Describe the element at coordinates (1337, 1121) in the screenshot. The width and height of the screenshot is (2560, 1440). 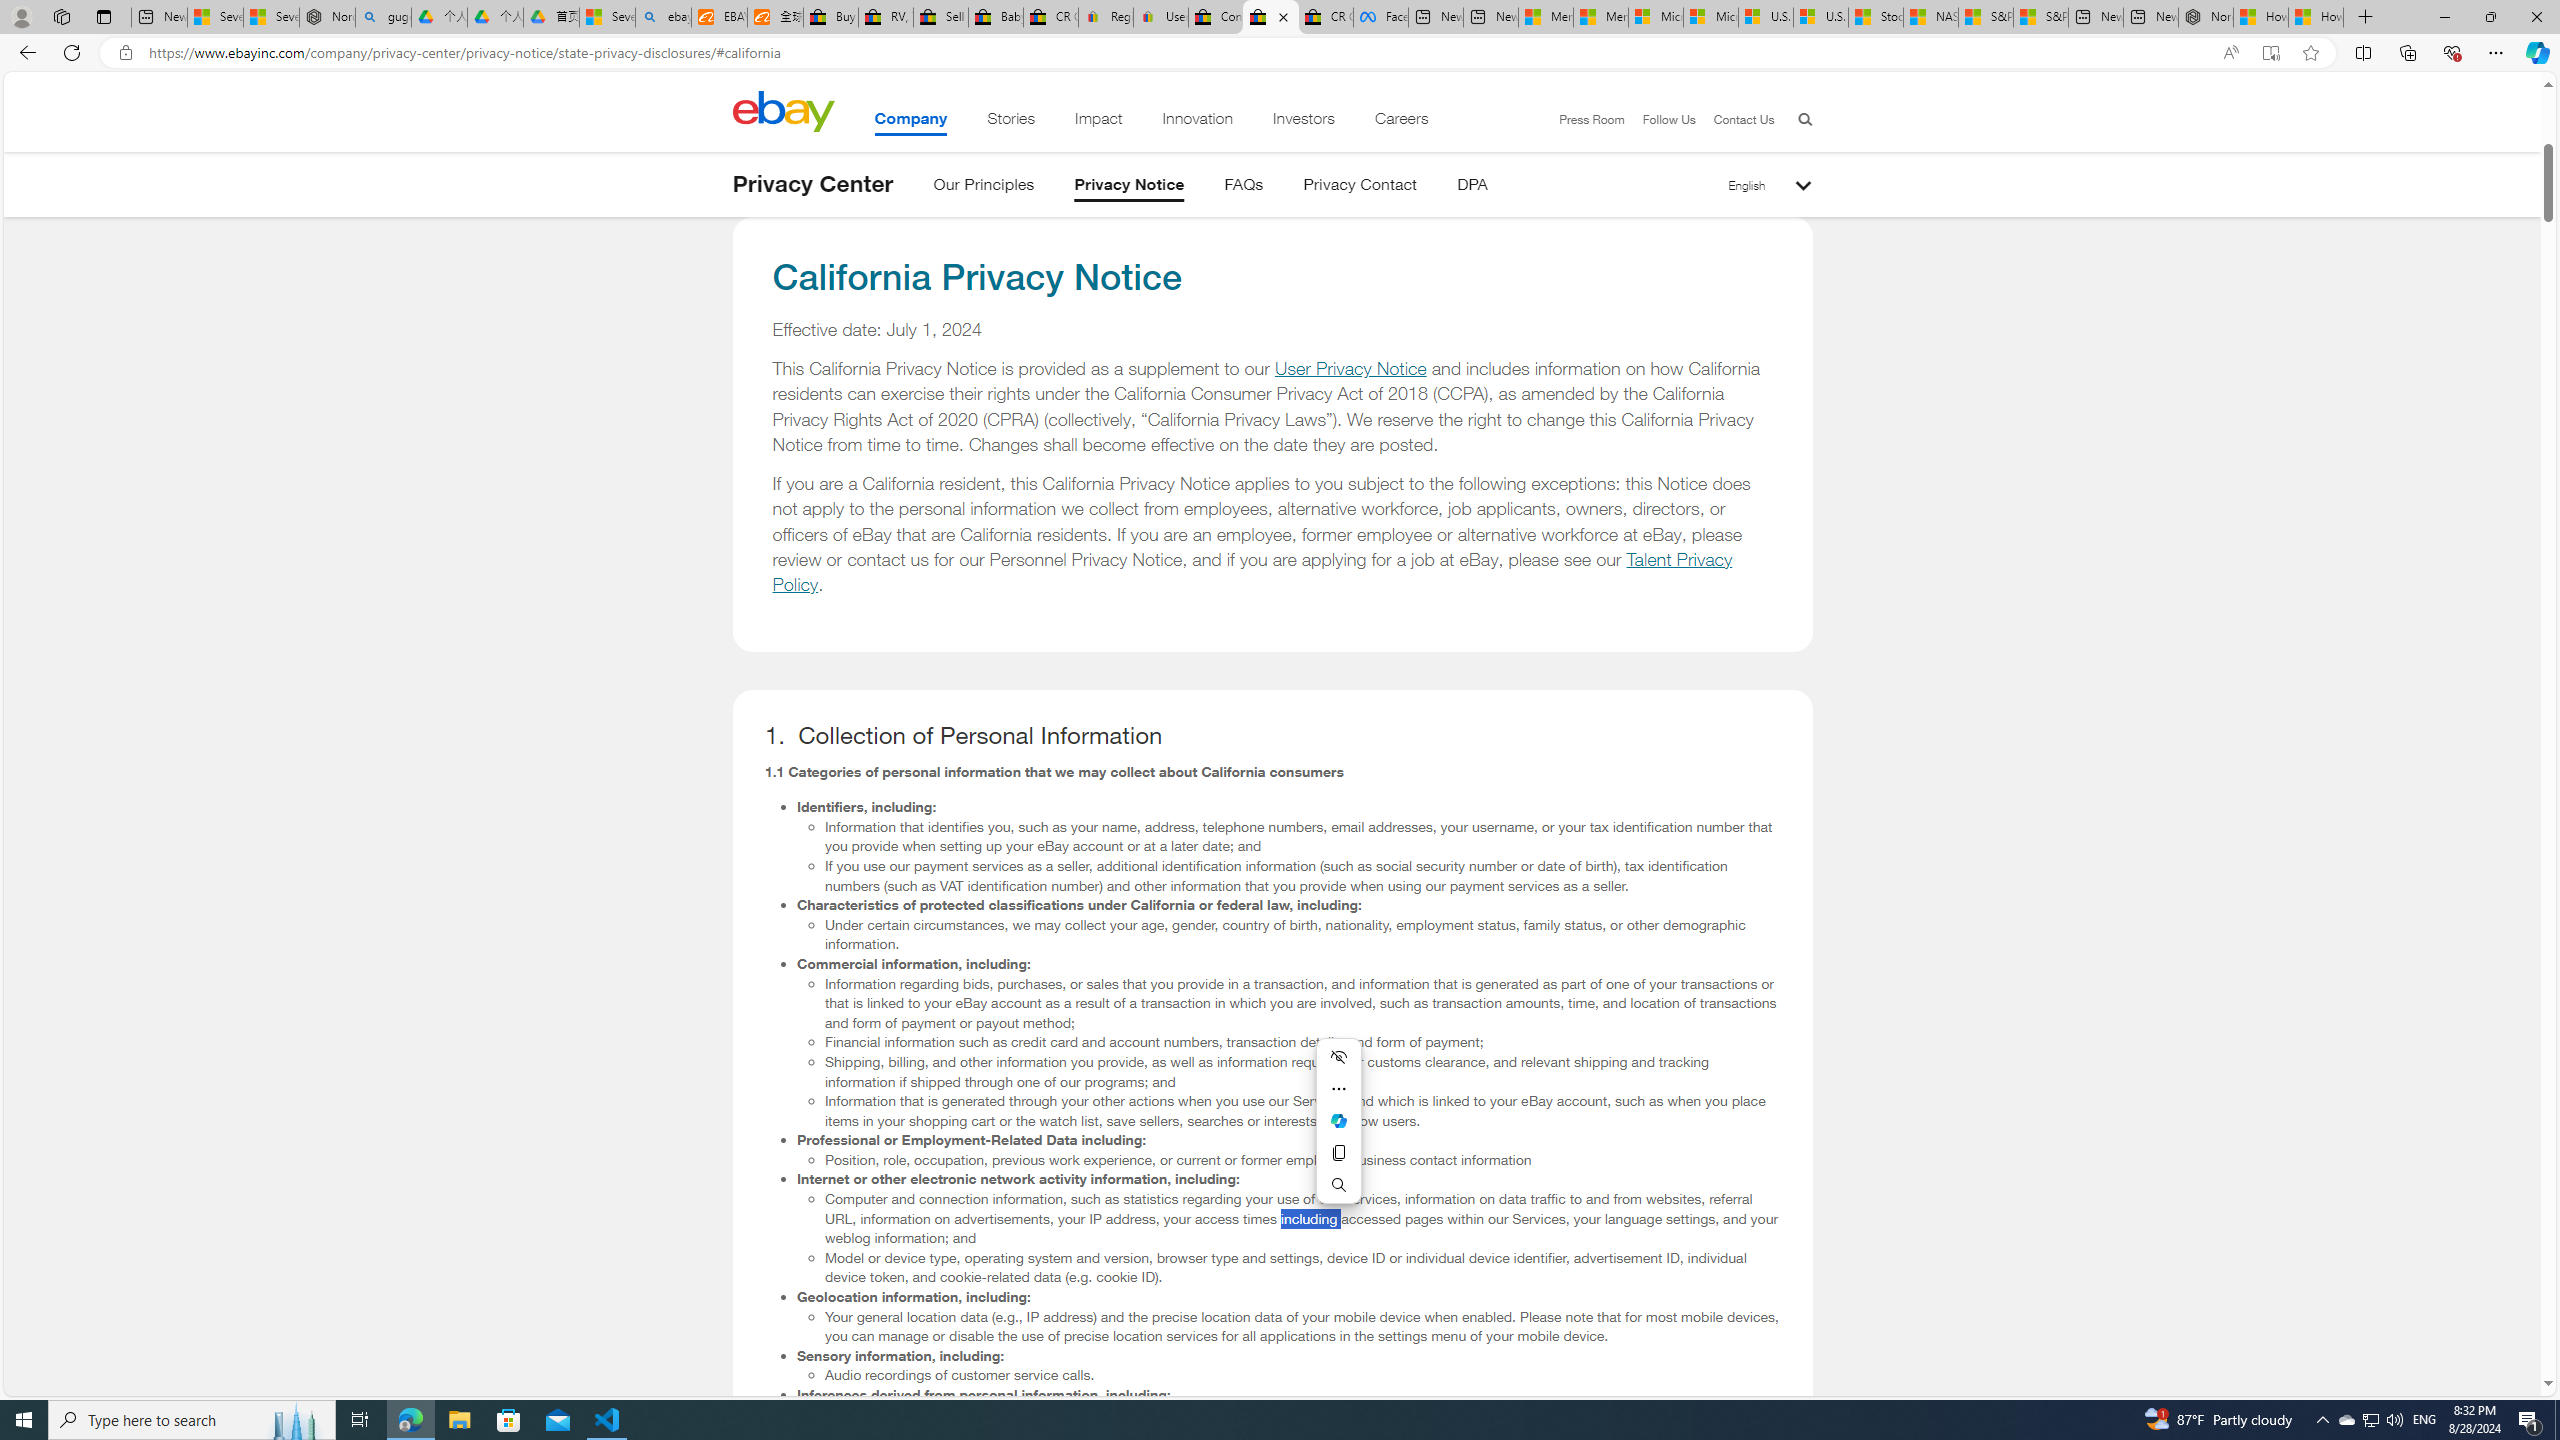
I see `'Ask Copilot'` at that location.